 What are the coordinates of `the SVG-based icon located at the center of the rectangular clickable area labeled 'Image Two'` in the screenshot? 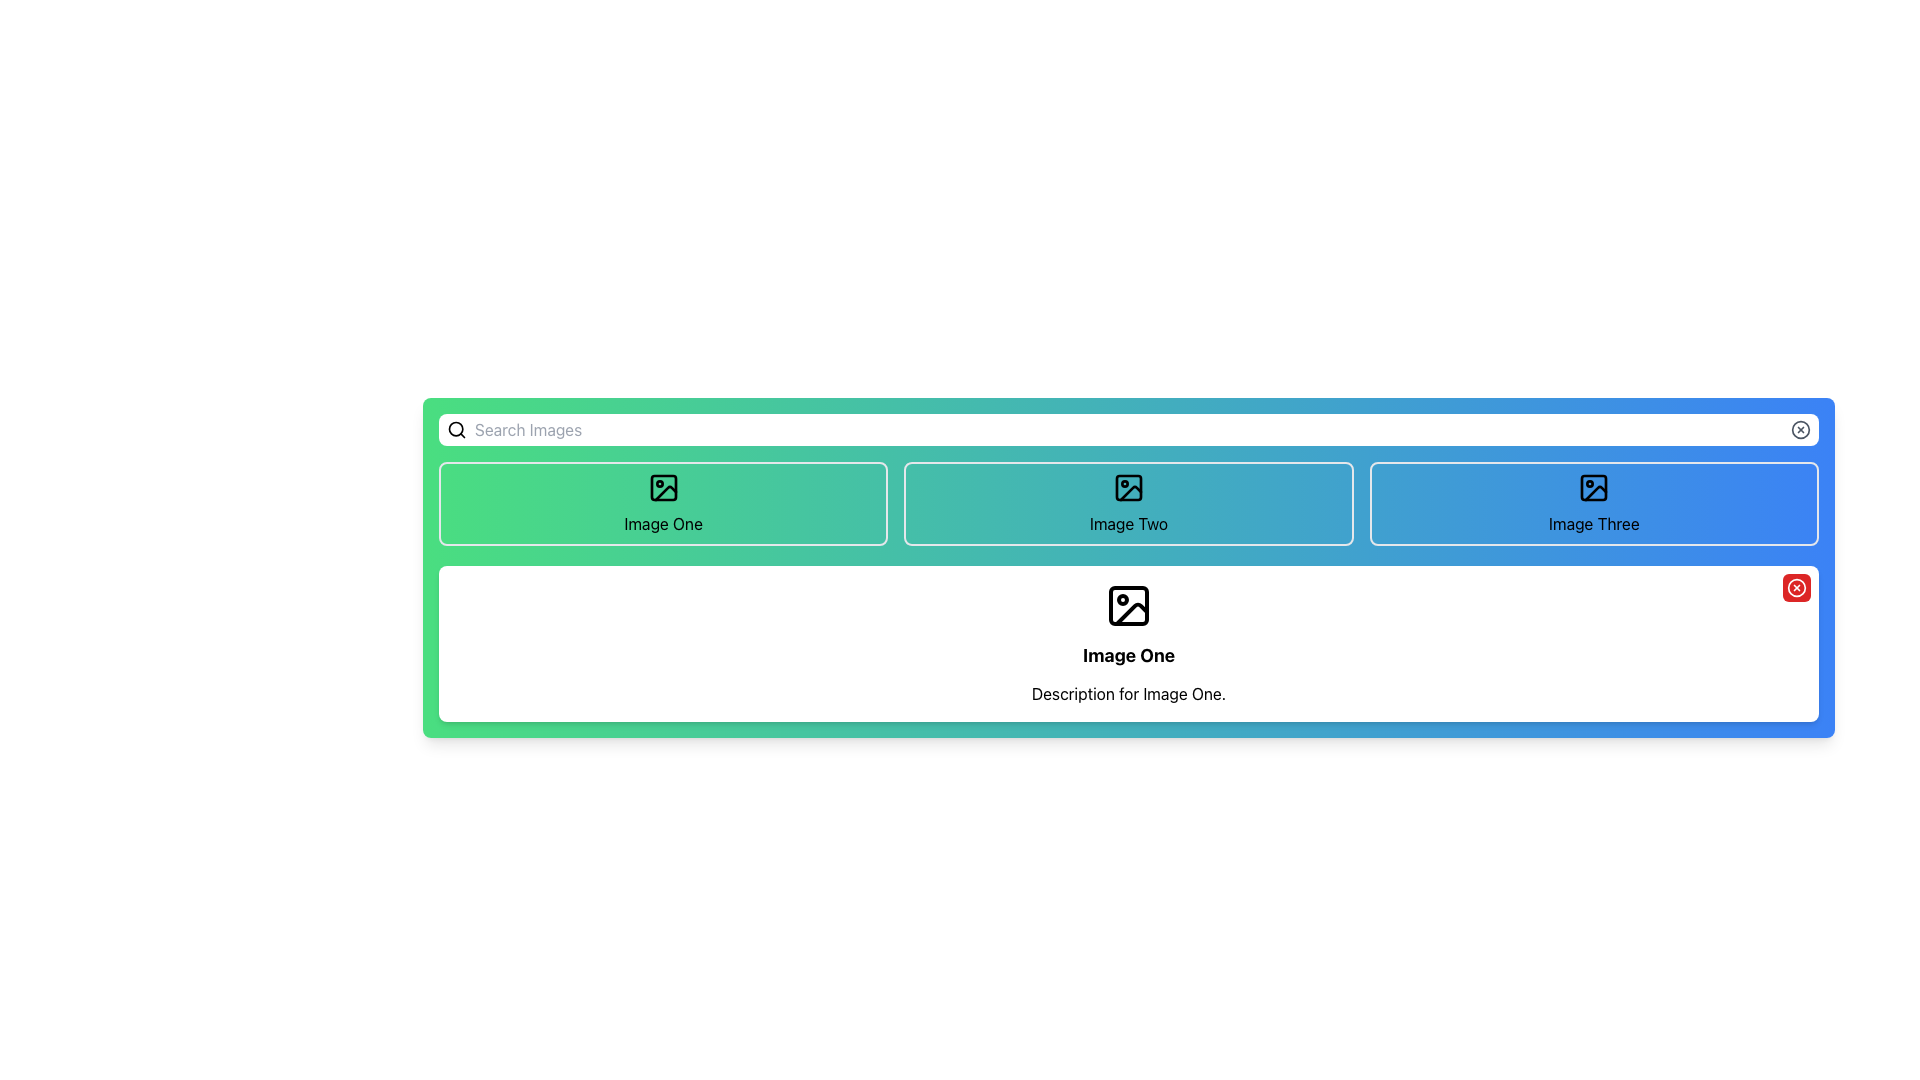 It's located at (1128, 488).